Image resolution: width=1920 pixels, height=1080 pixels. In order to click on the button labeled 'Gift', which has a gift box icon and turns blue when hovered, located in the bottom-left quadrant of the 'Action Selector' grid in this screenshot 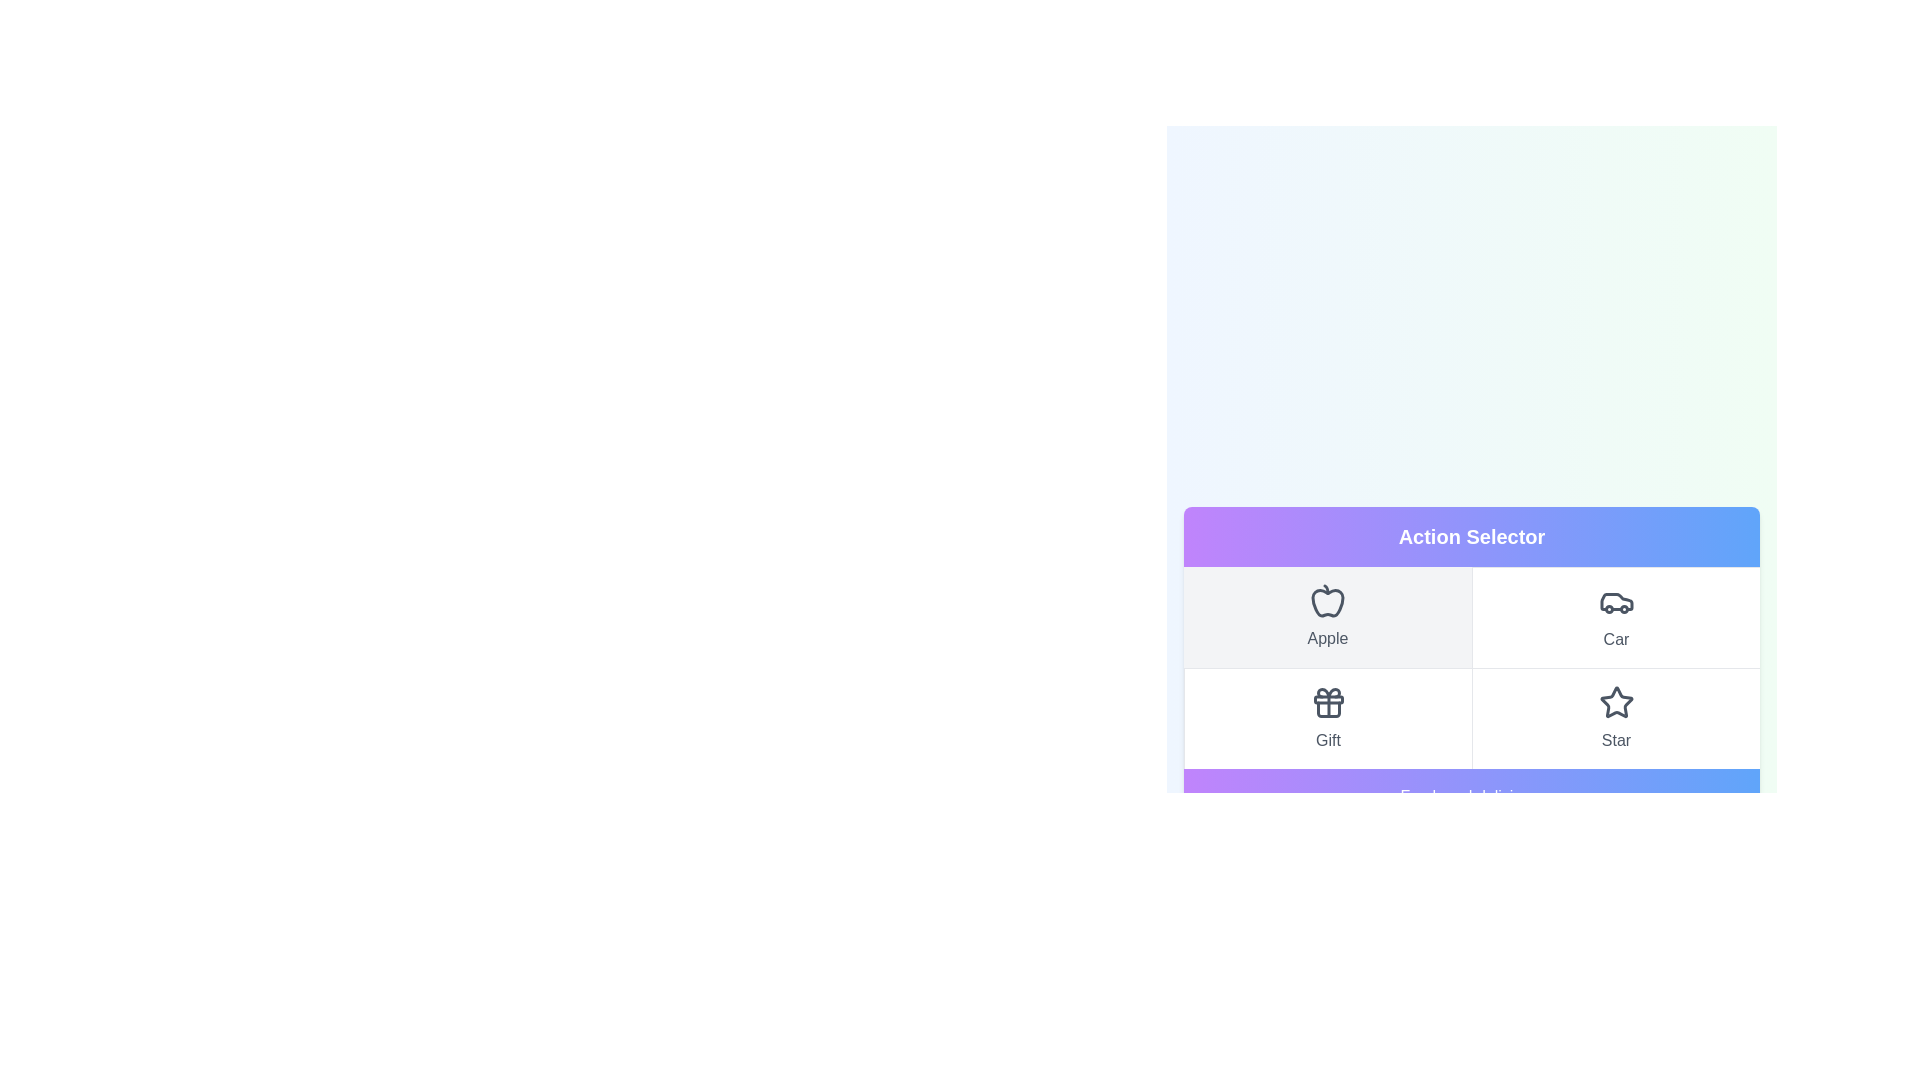, I will do `click(1328, 717)`.